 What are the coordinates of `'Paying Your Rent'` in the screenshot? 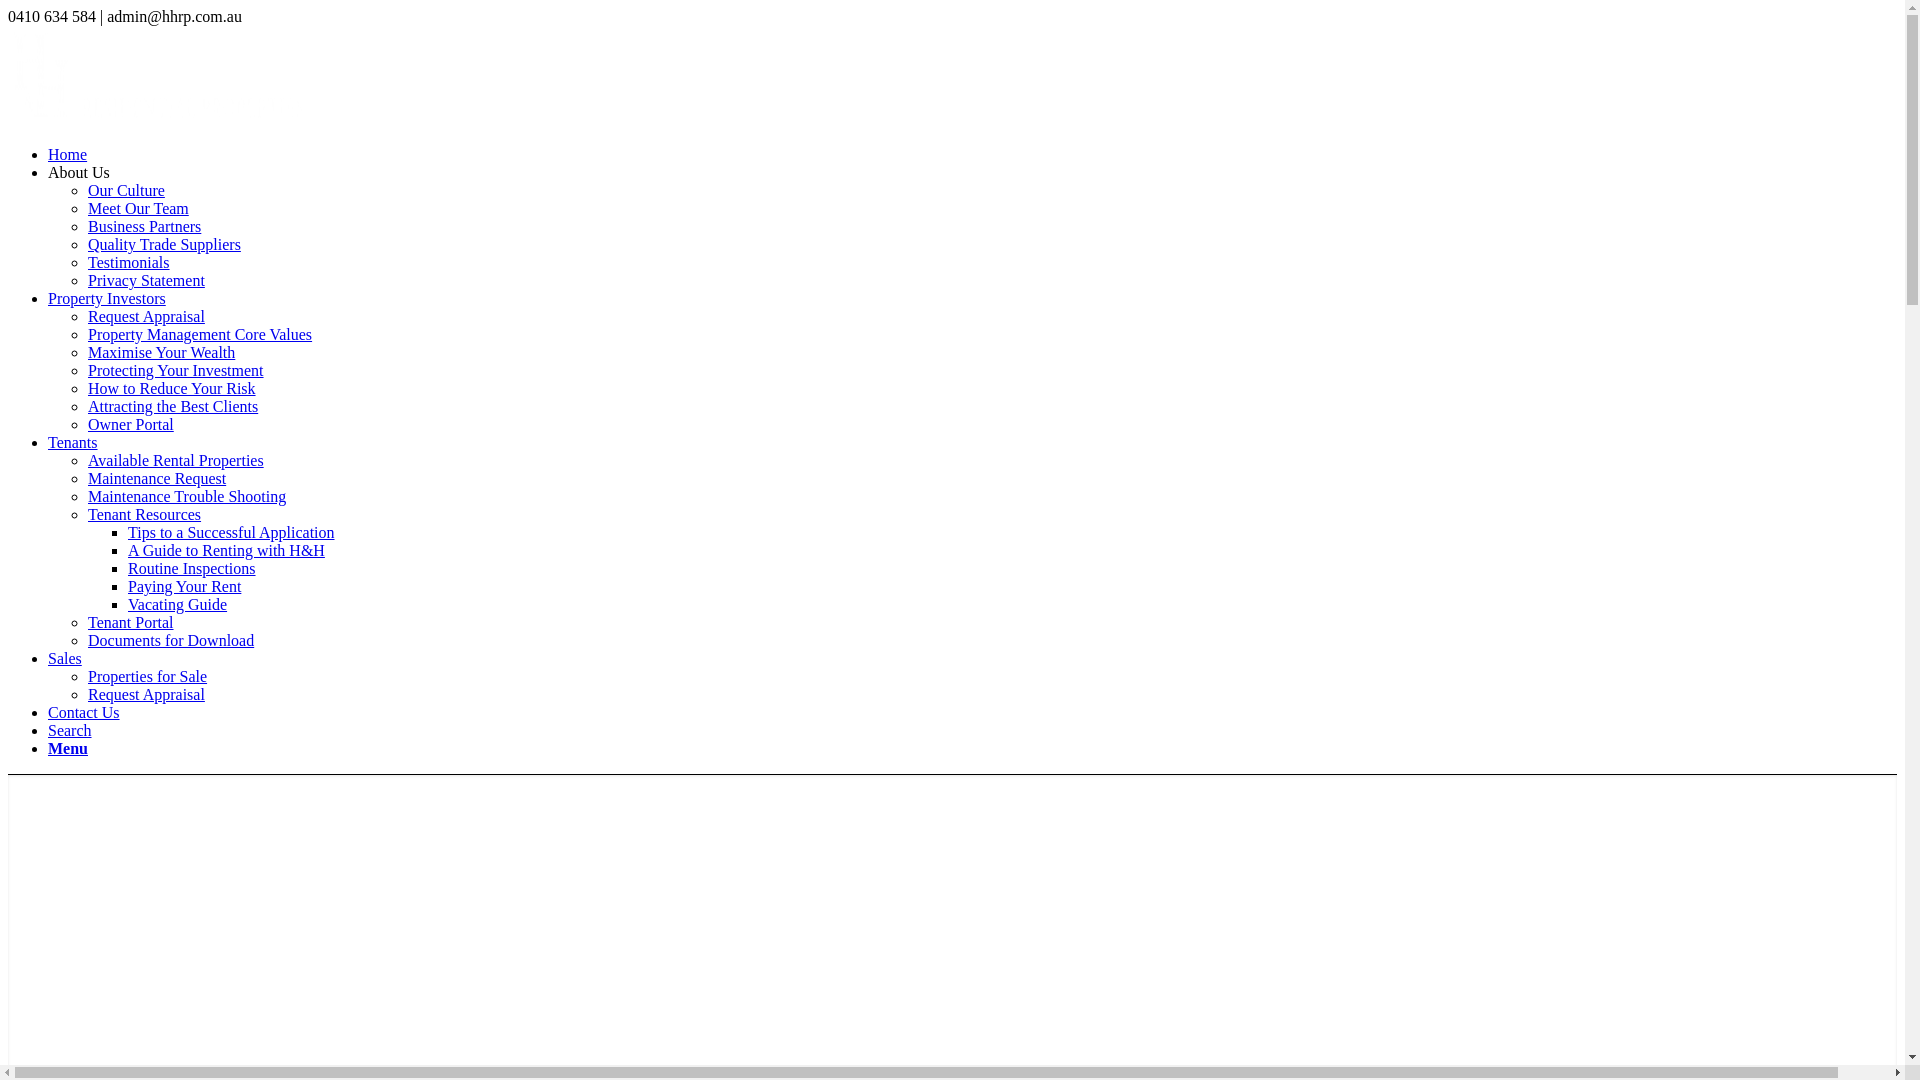 It's located at (184, 585).